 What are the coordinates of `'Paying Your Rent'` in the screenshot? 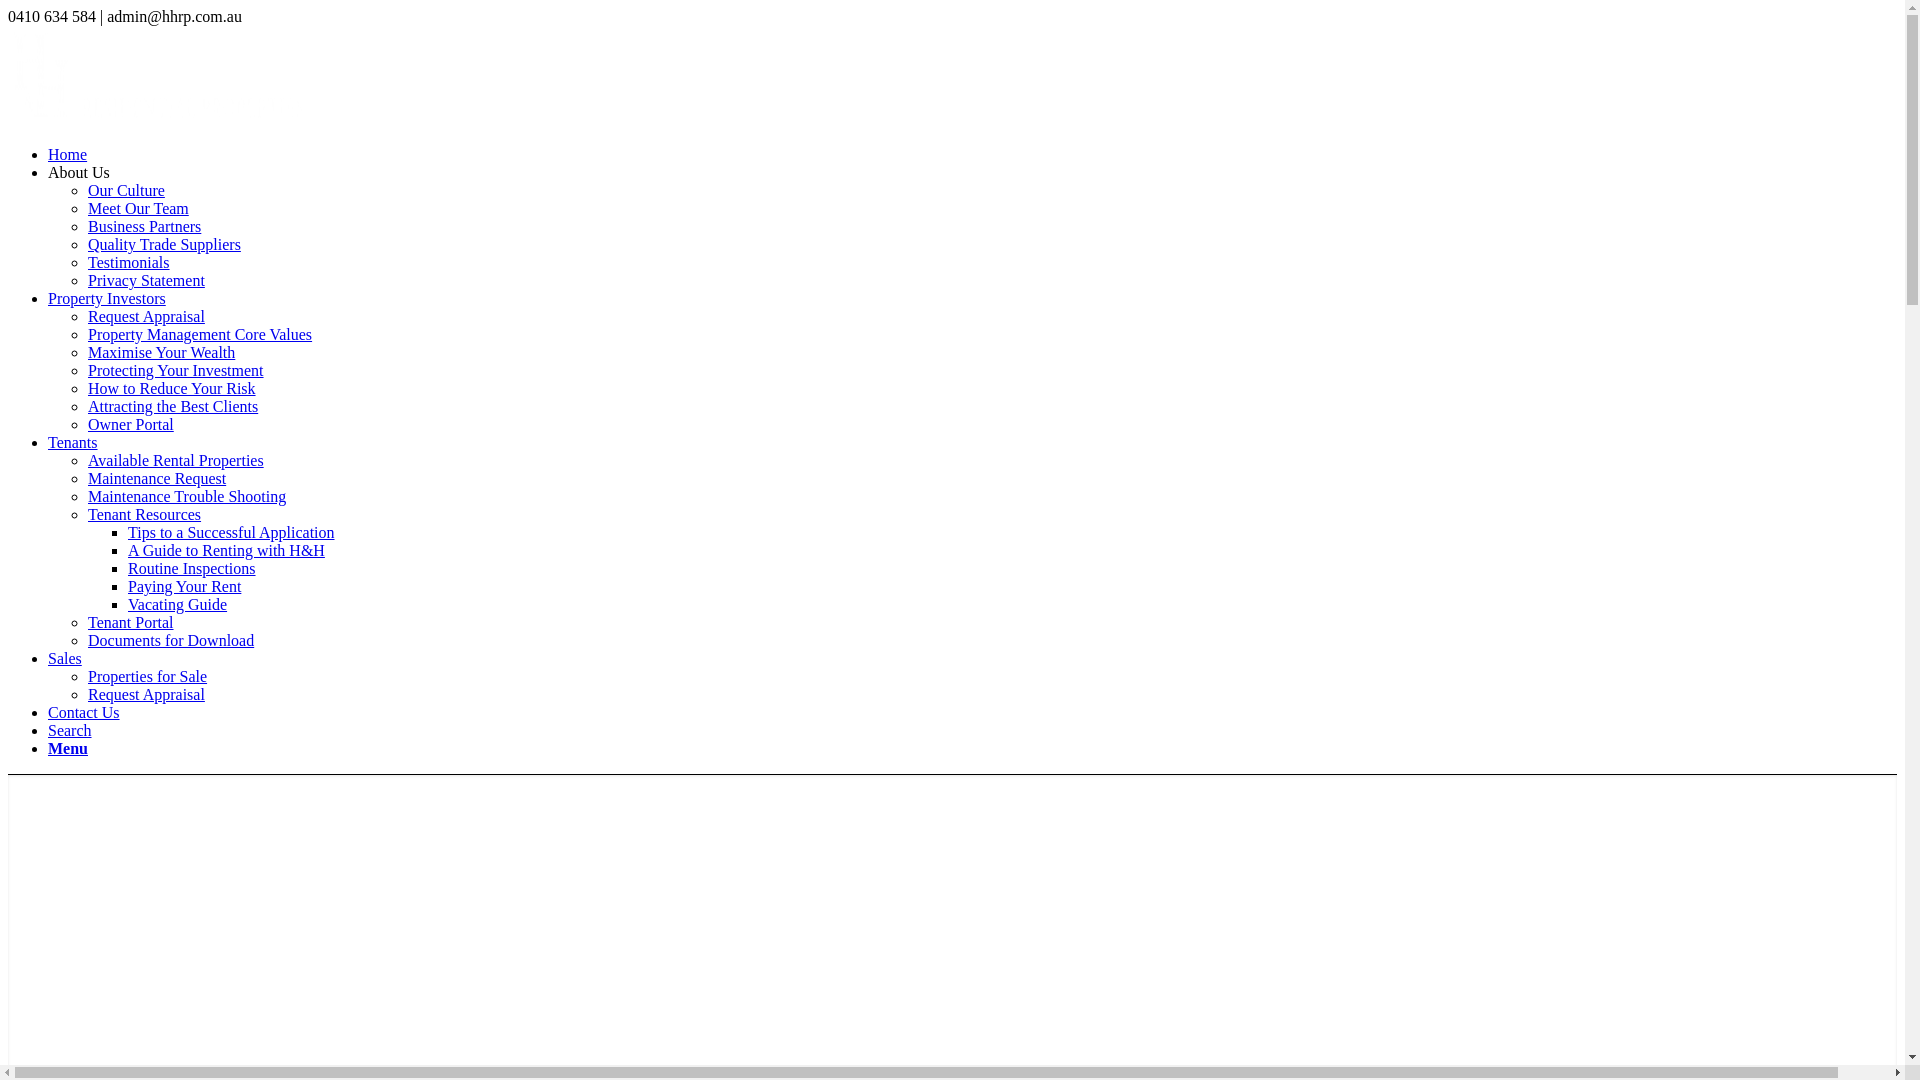 It's located at (184, 585).